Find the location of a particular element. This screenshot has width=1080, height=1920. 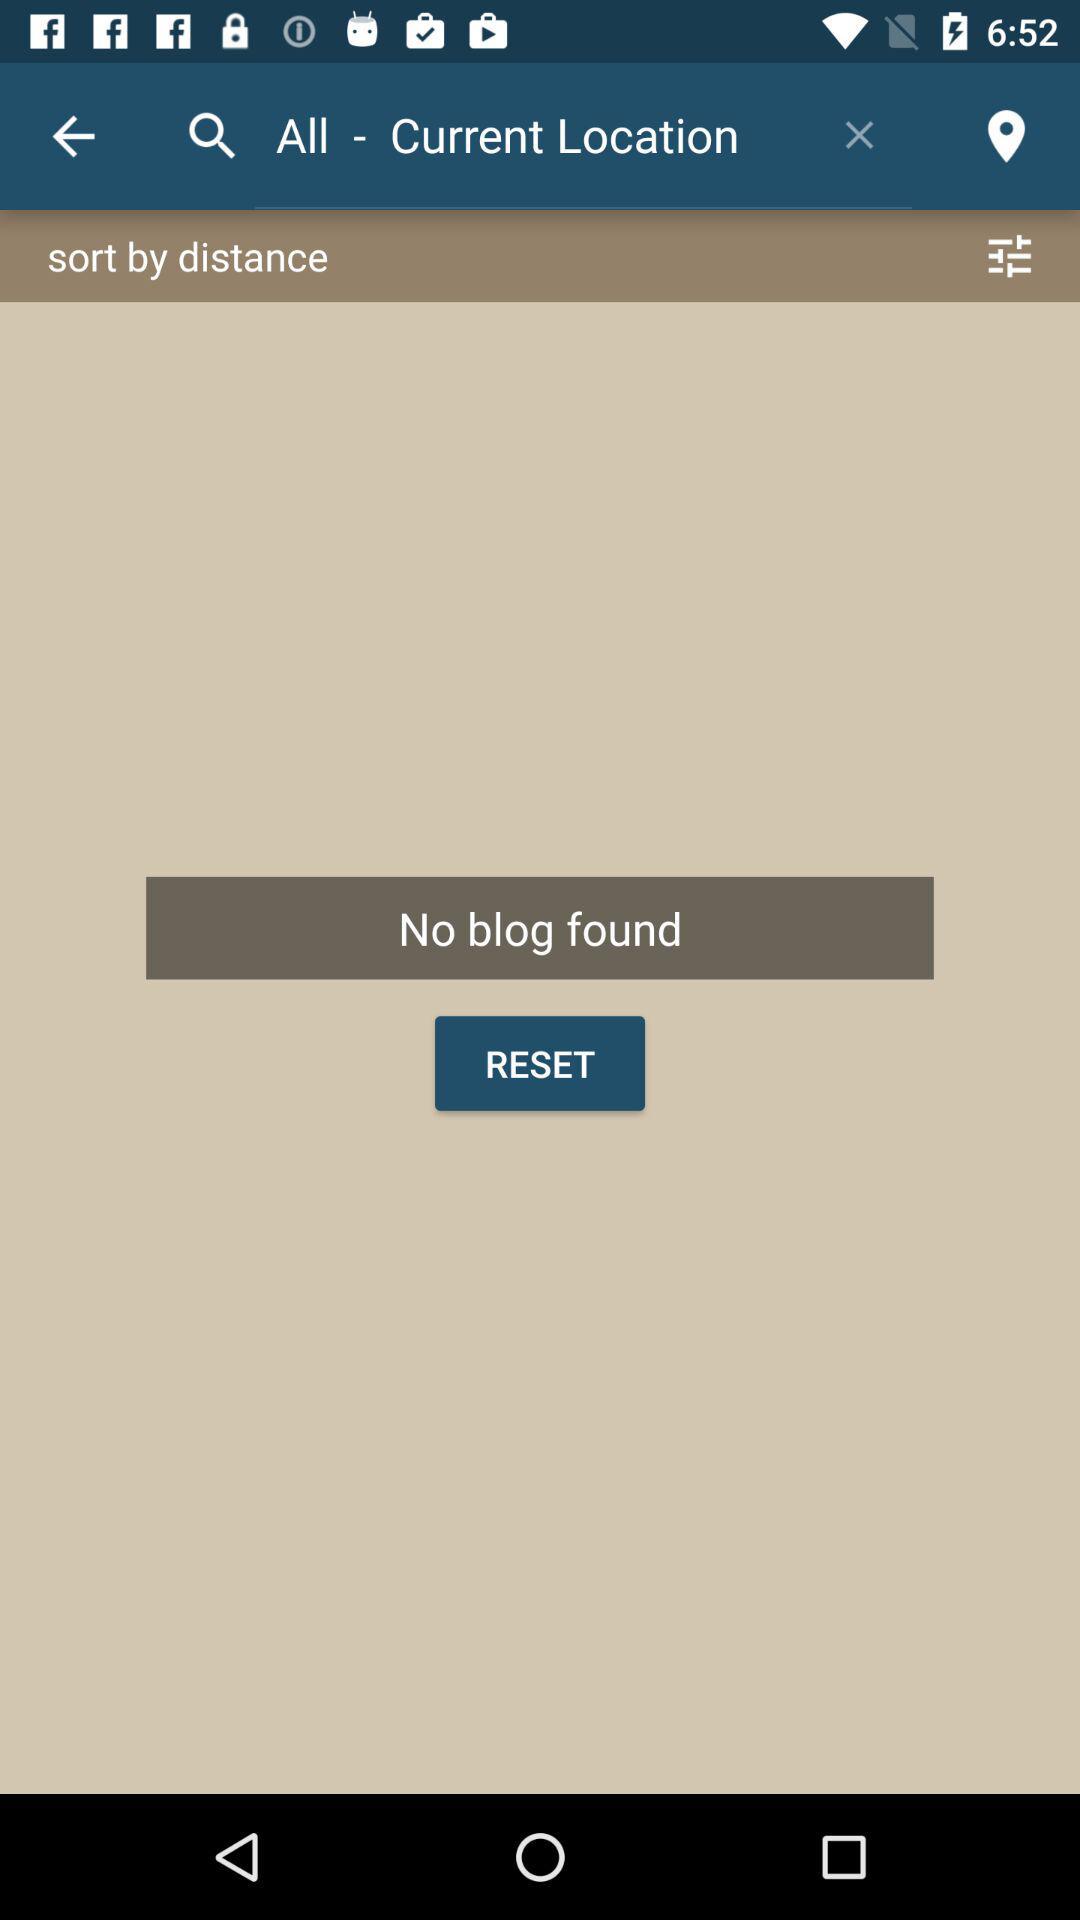

icon to the right of all  -  current location is located at coordinates (858, 133).